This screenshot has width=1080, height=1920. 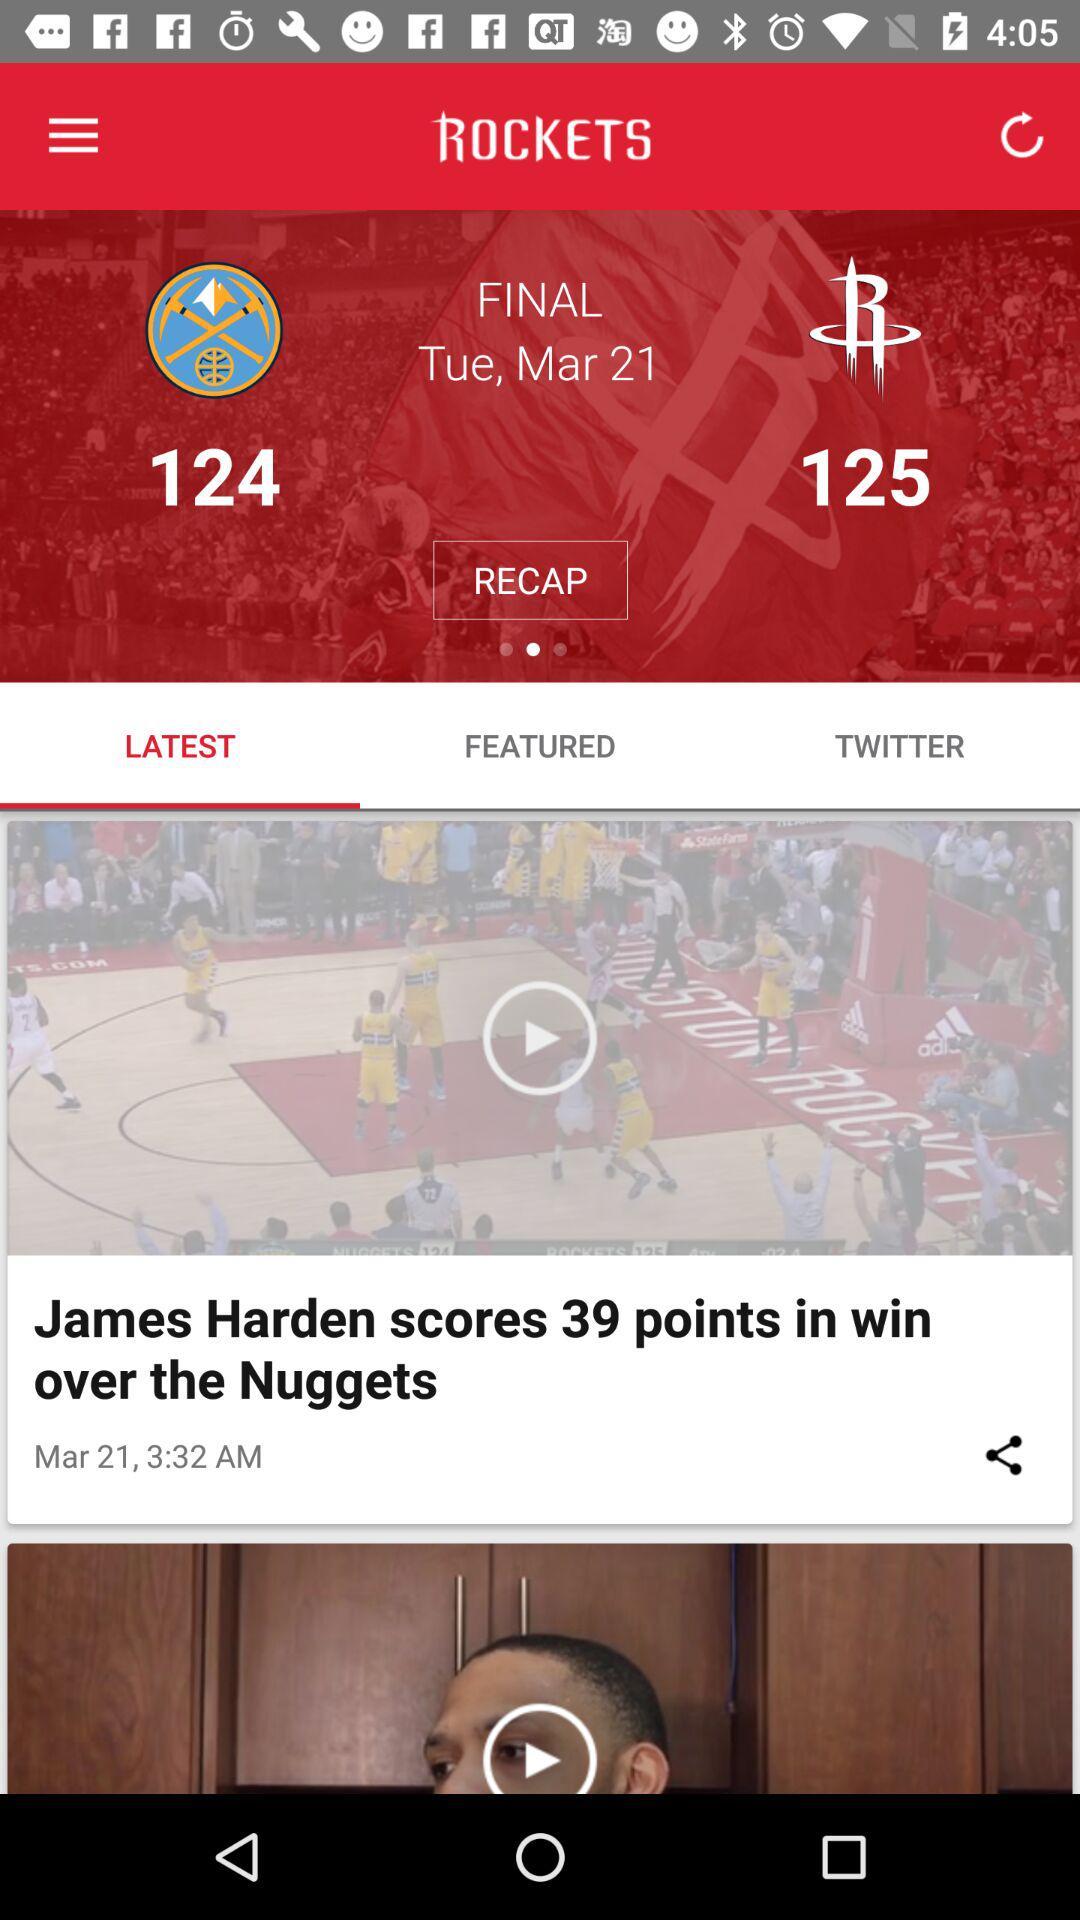 What do you see at coordinates (1003, 1455) in the screenshot?
I see `icon next to mar 21 3 item` at bounding box center [1003, 1455].